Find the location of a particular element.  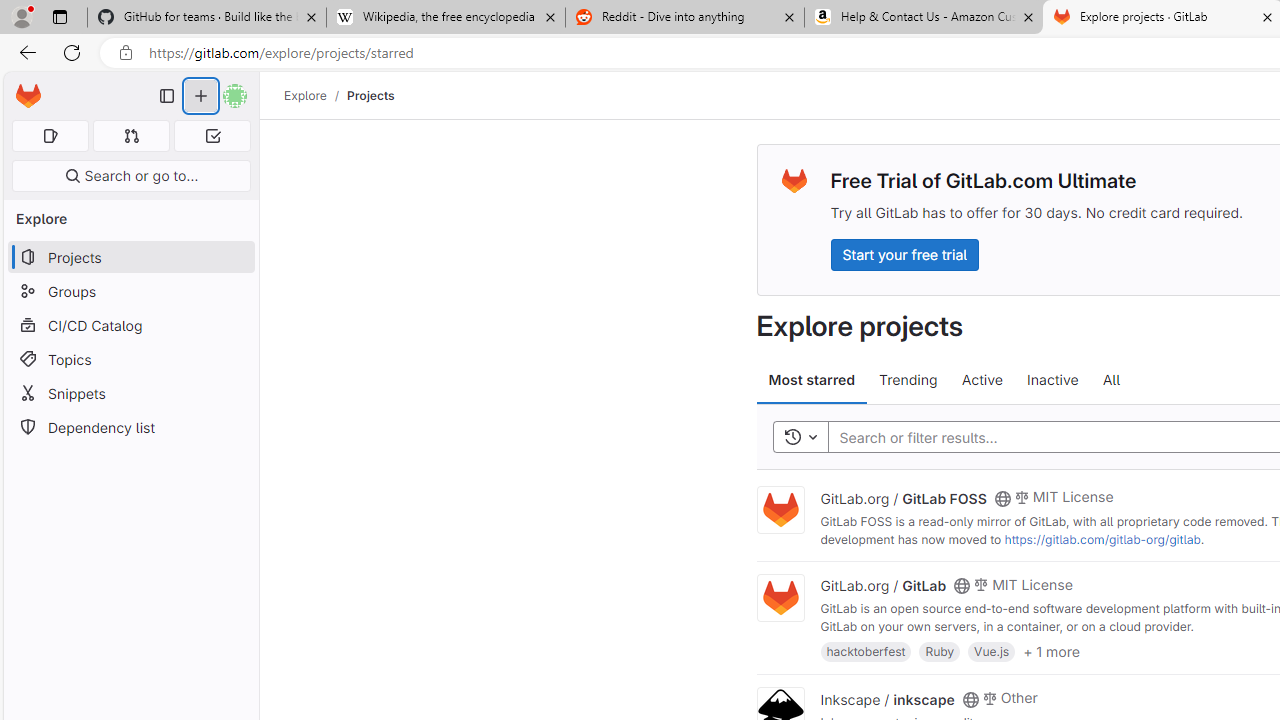

'Merge requests 0' is located at coordinates (130, 135).